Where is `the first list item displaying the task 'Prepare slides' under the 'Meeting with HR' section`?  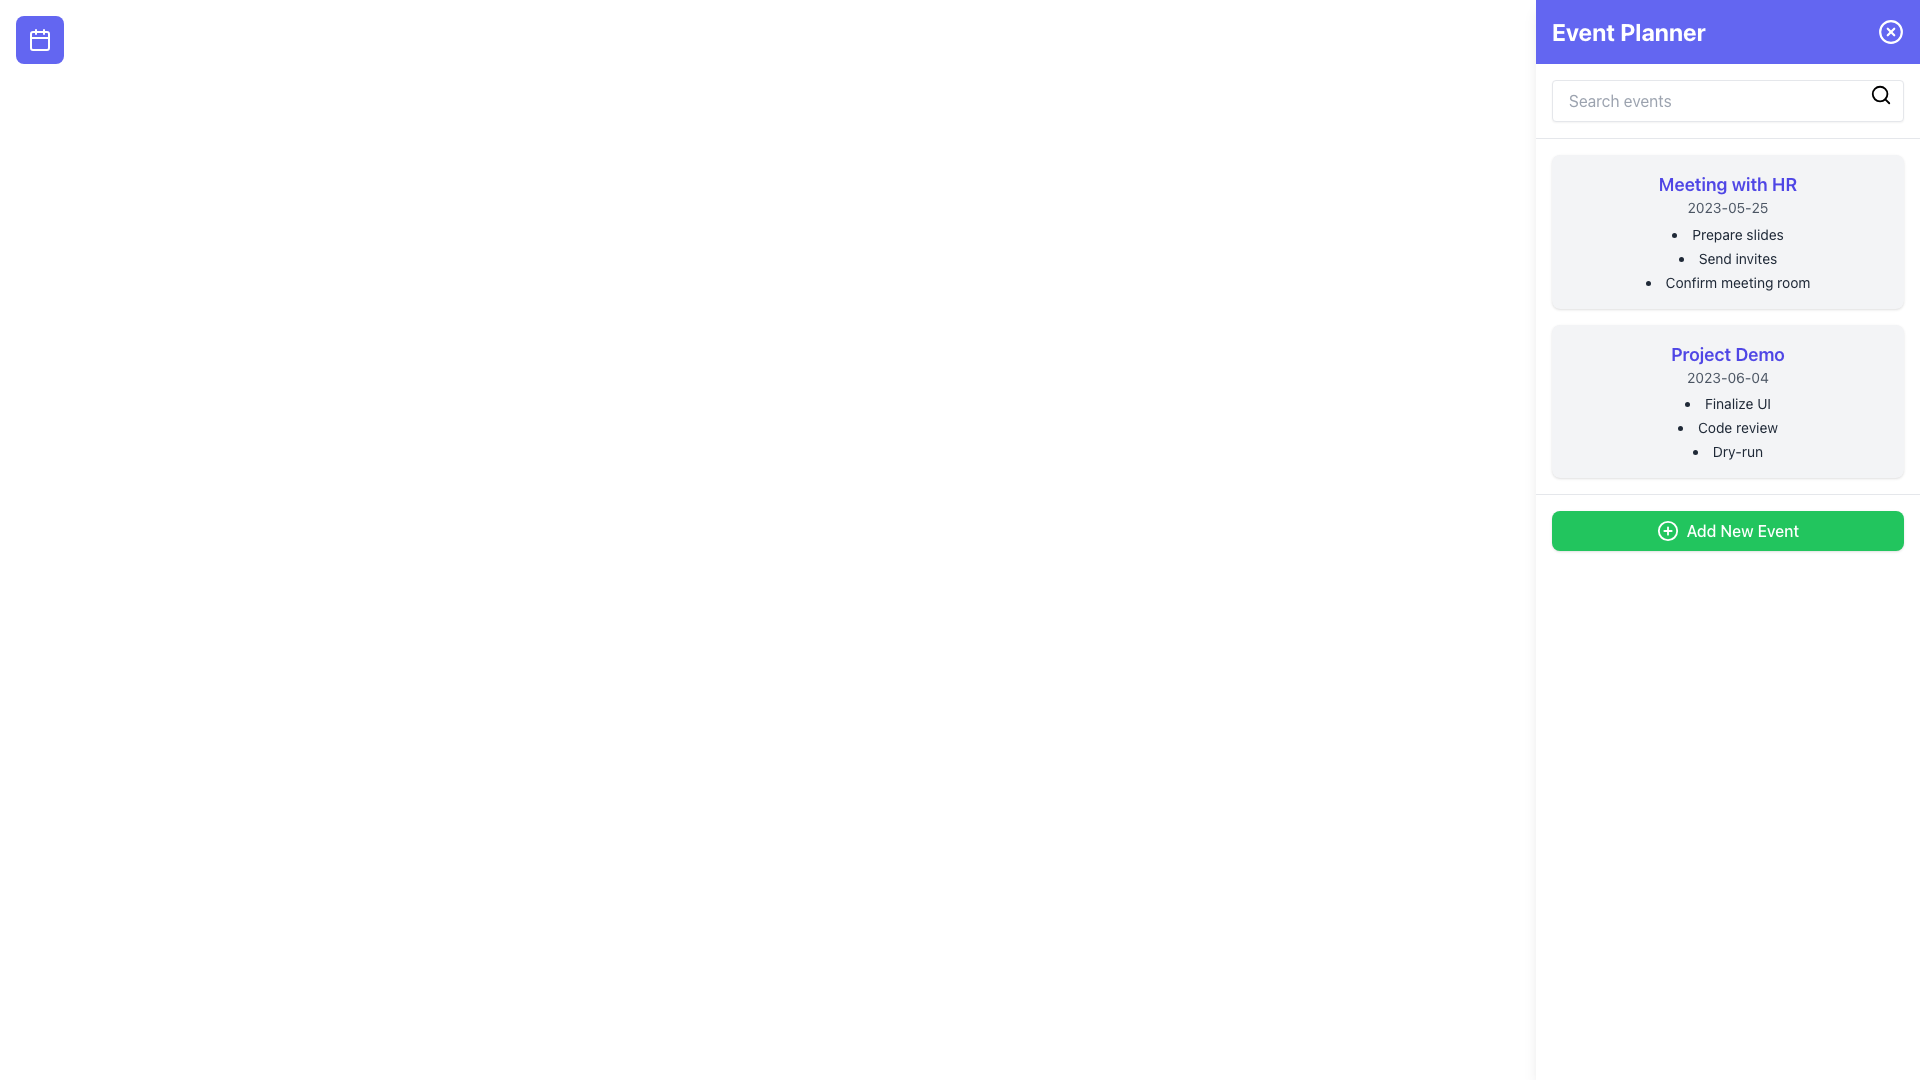
the first list item displaying the task 'Prepare slides' under the 'Meeting with HR' section is located at coordinates (1727, 233).